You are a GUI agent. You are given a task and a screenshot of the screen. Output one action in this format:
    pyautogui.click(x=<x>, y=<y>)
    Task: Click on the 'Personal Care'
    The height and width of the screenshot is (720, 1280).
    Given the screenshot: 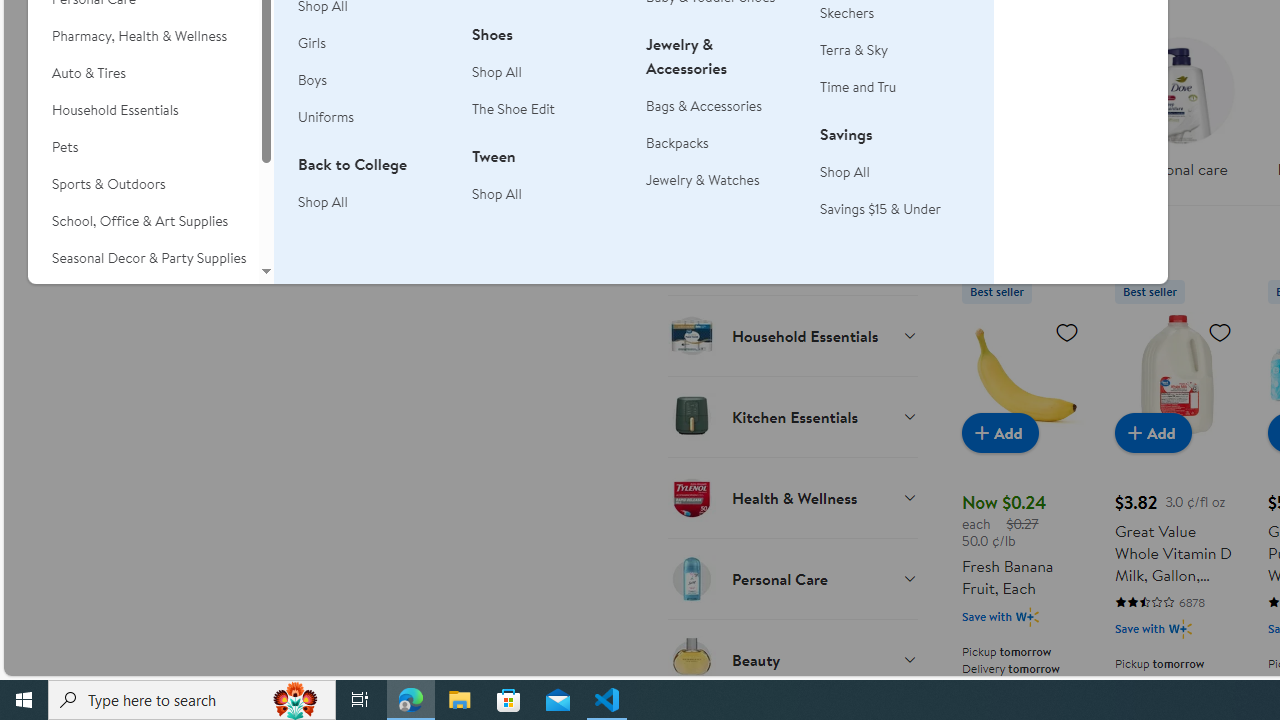 What is the action you would take?
    pyautogui.click(x=791, y=578)
    